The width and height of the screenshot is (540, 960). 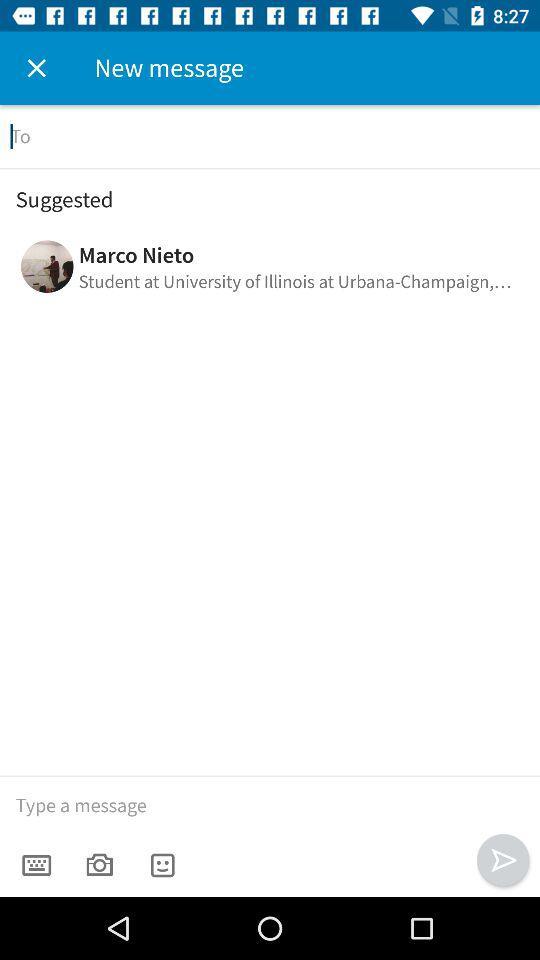 I want to click on recipient here, so click(x=270, y=135).